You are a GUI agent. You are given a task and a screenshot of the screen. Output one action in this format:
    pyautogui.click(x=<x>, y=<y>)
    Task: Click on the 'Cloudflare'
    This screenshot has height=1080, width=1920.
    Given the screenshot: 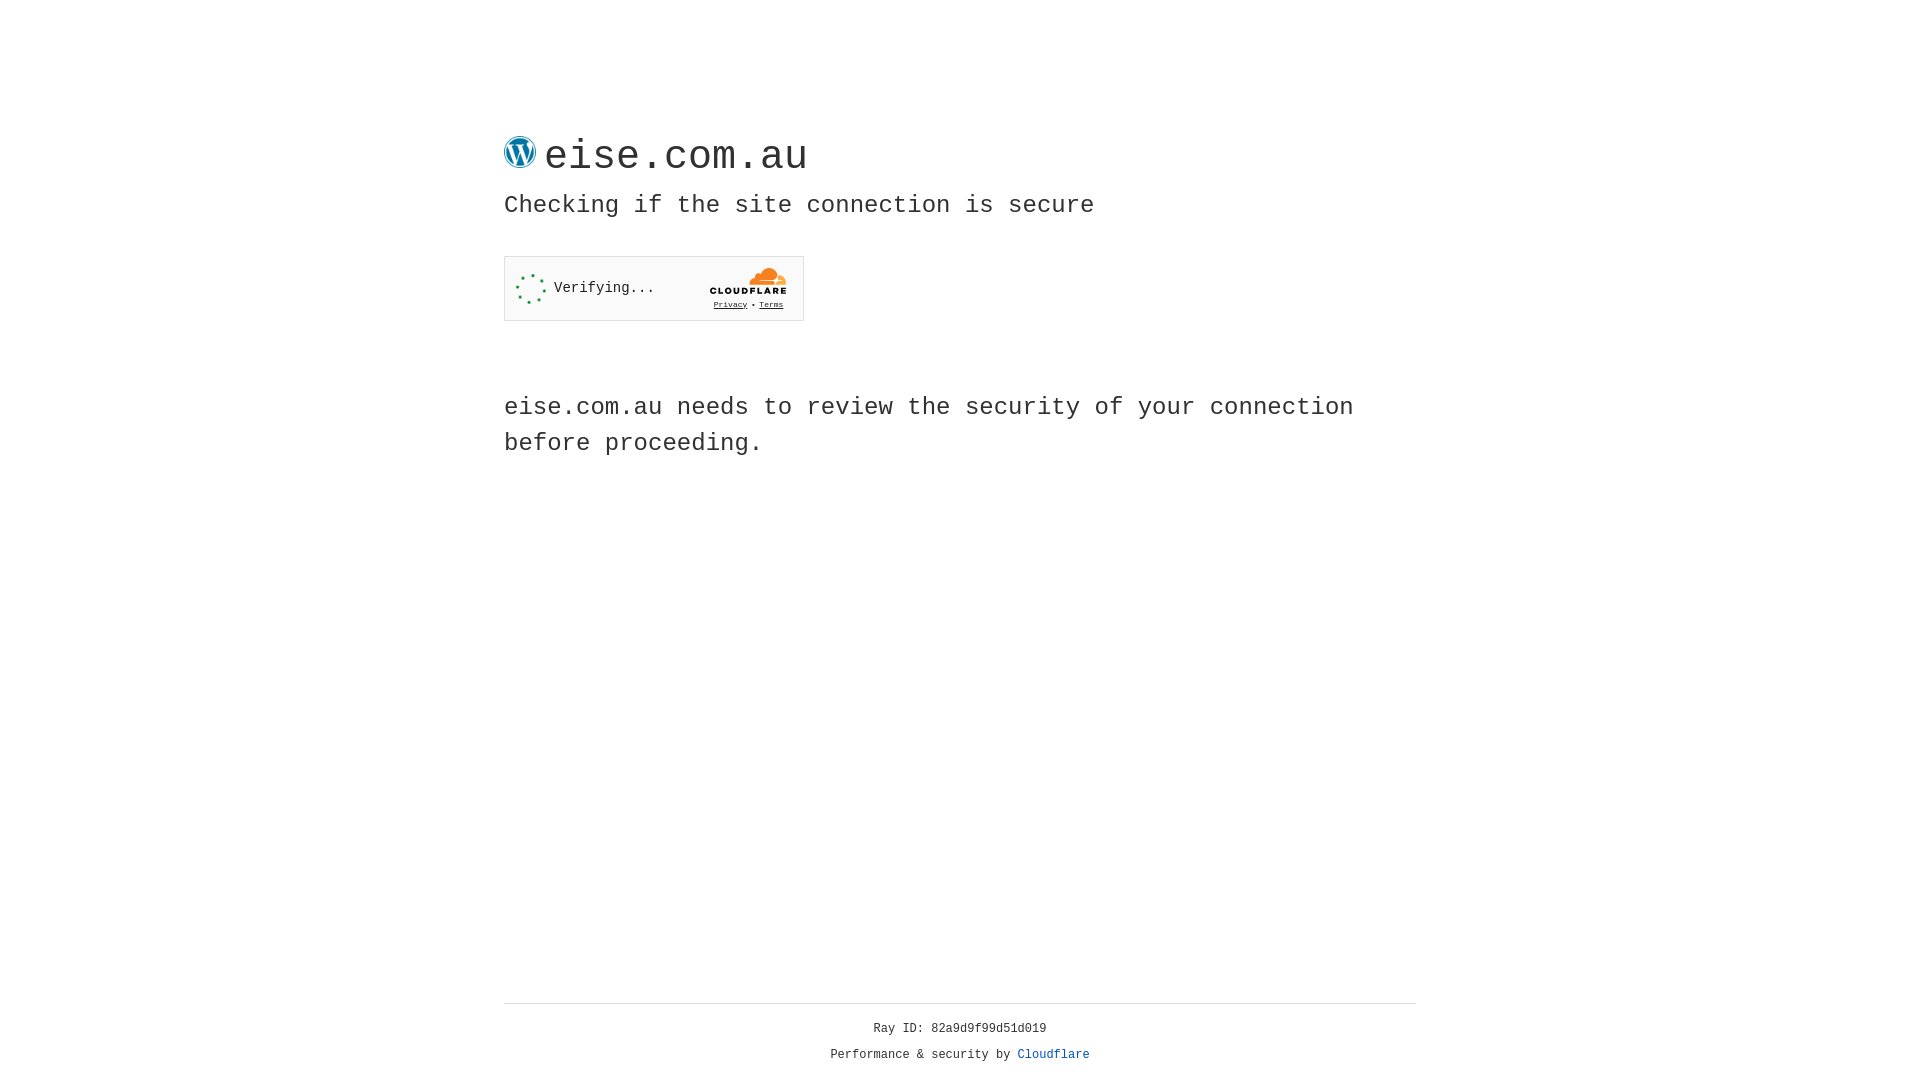 What is the action you would take?
    pyautogui.click(x=1017, y=1054)
    